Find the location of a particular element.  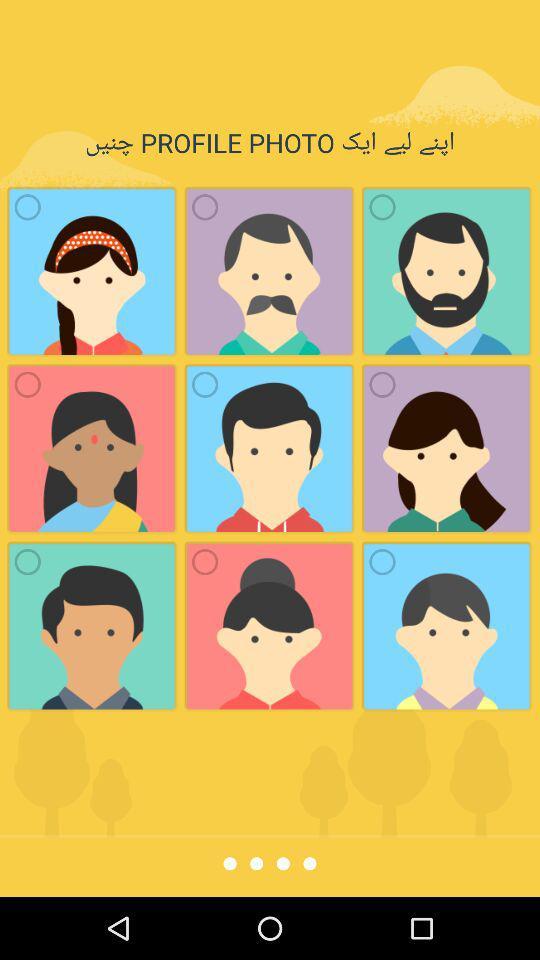

the 2nd image from the bottom right side of the web page is located at coordinates (447, 448).